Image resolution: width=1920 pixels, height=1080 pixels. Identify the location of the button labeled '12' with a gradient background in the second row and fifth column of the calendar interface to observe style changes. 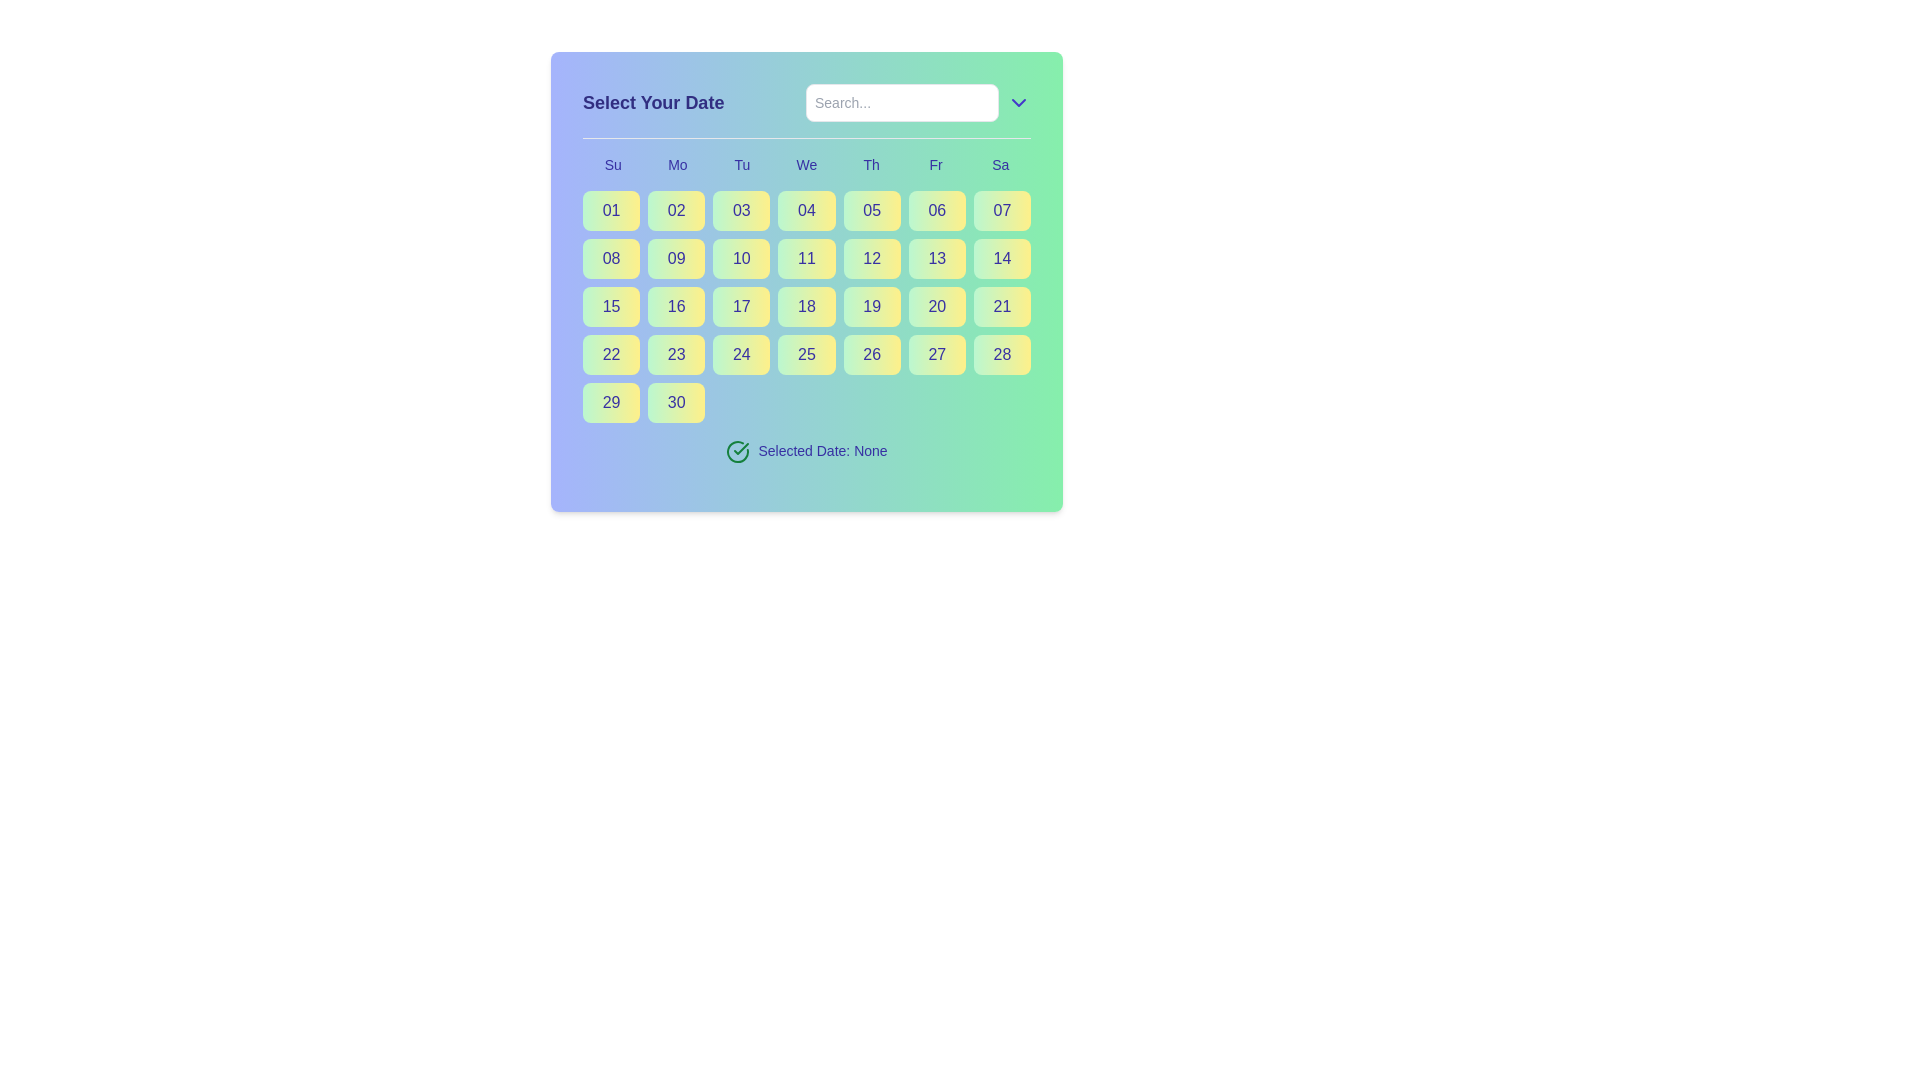
(872, 257).